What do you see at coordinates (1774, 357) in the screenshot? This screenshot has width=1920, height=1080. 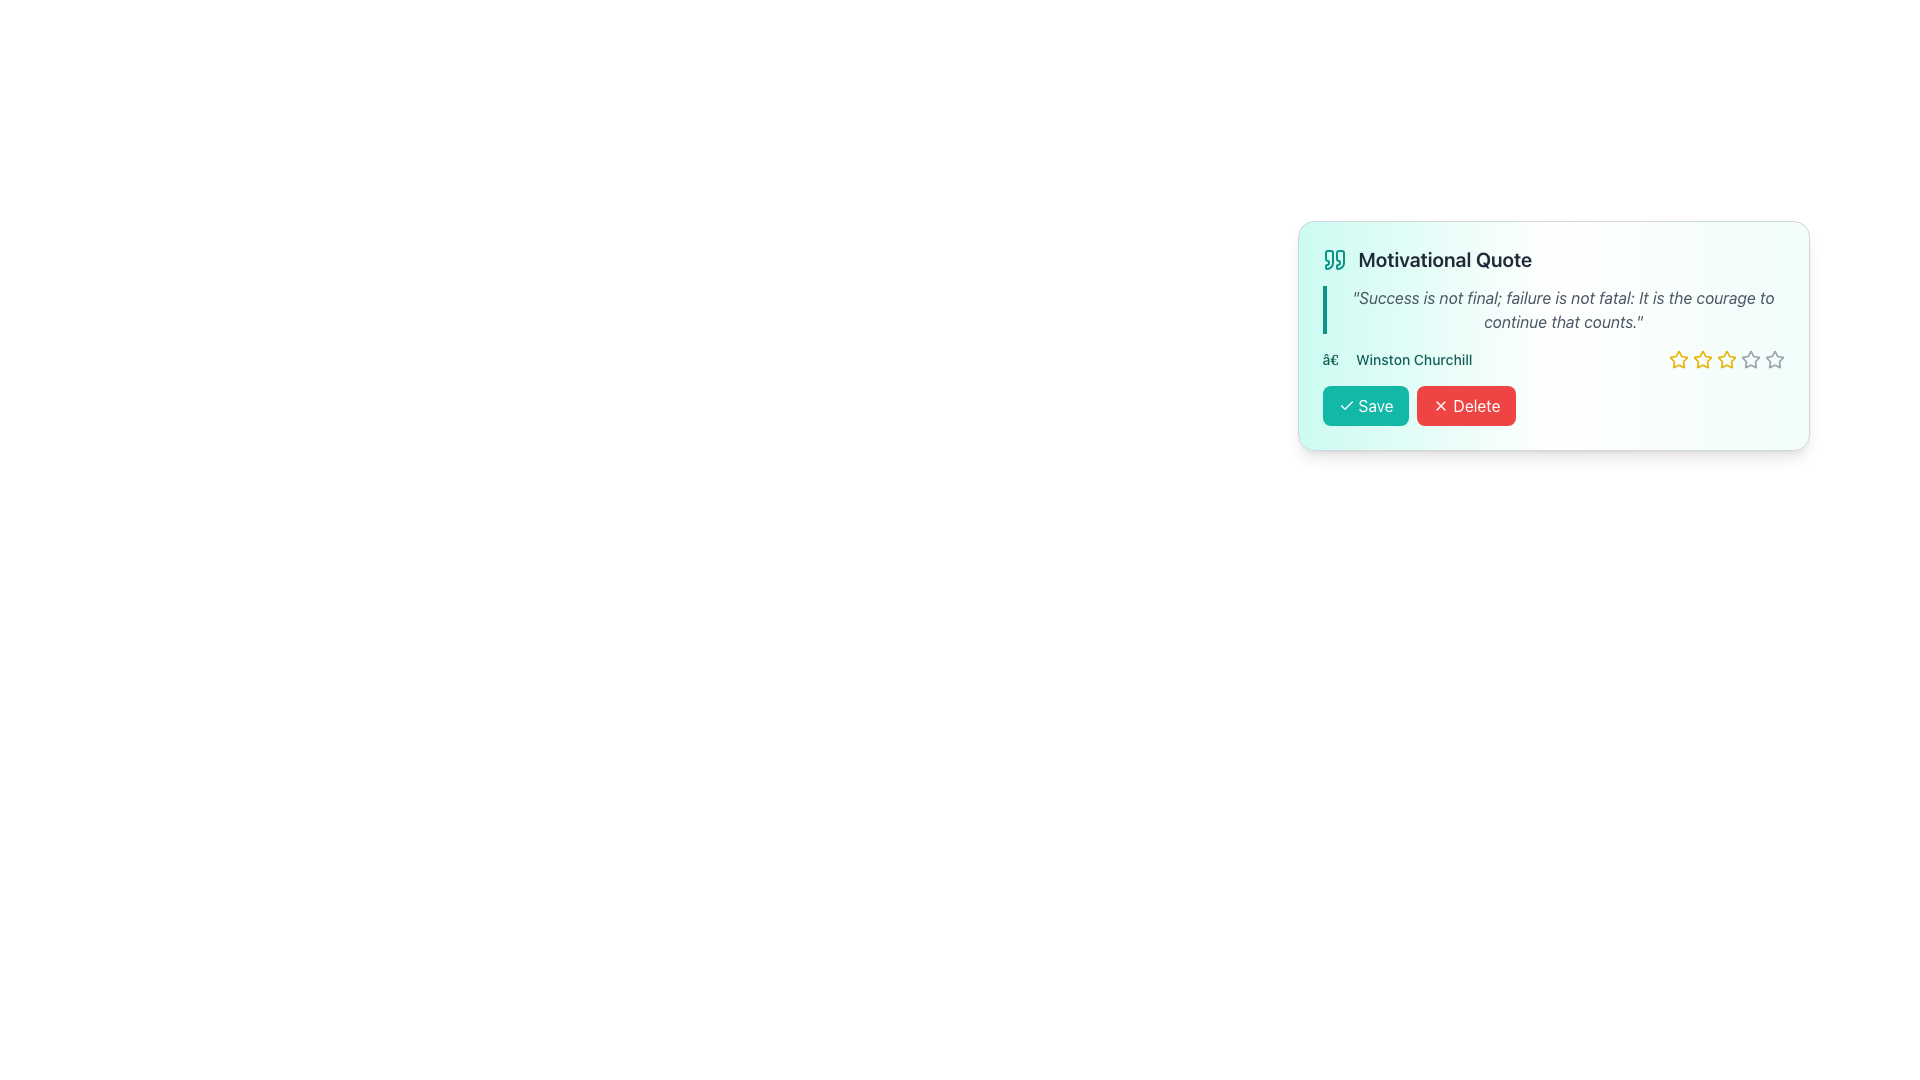 I see `the fifth star icon in the rating system` at bounding box center [1774, 357].